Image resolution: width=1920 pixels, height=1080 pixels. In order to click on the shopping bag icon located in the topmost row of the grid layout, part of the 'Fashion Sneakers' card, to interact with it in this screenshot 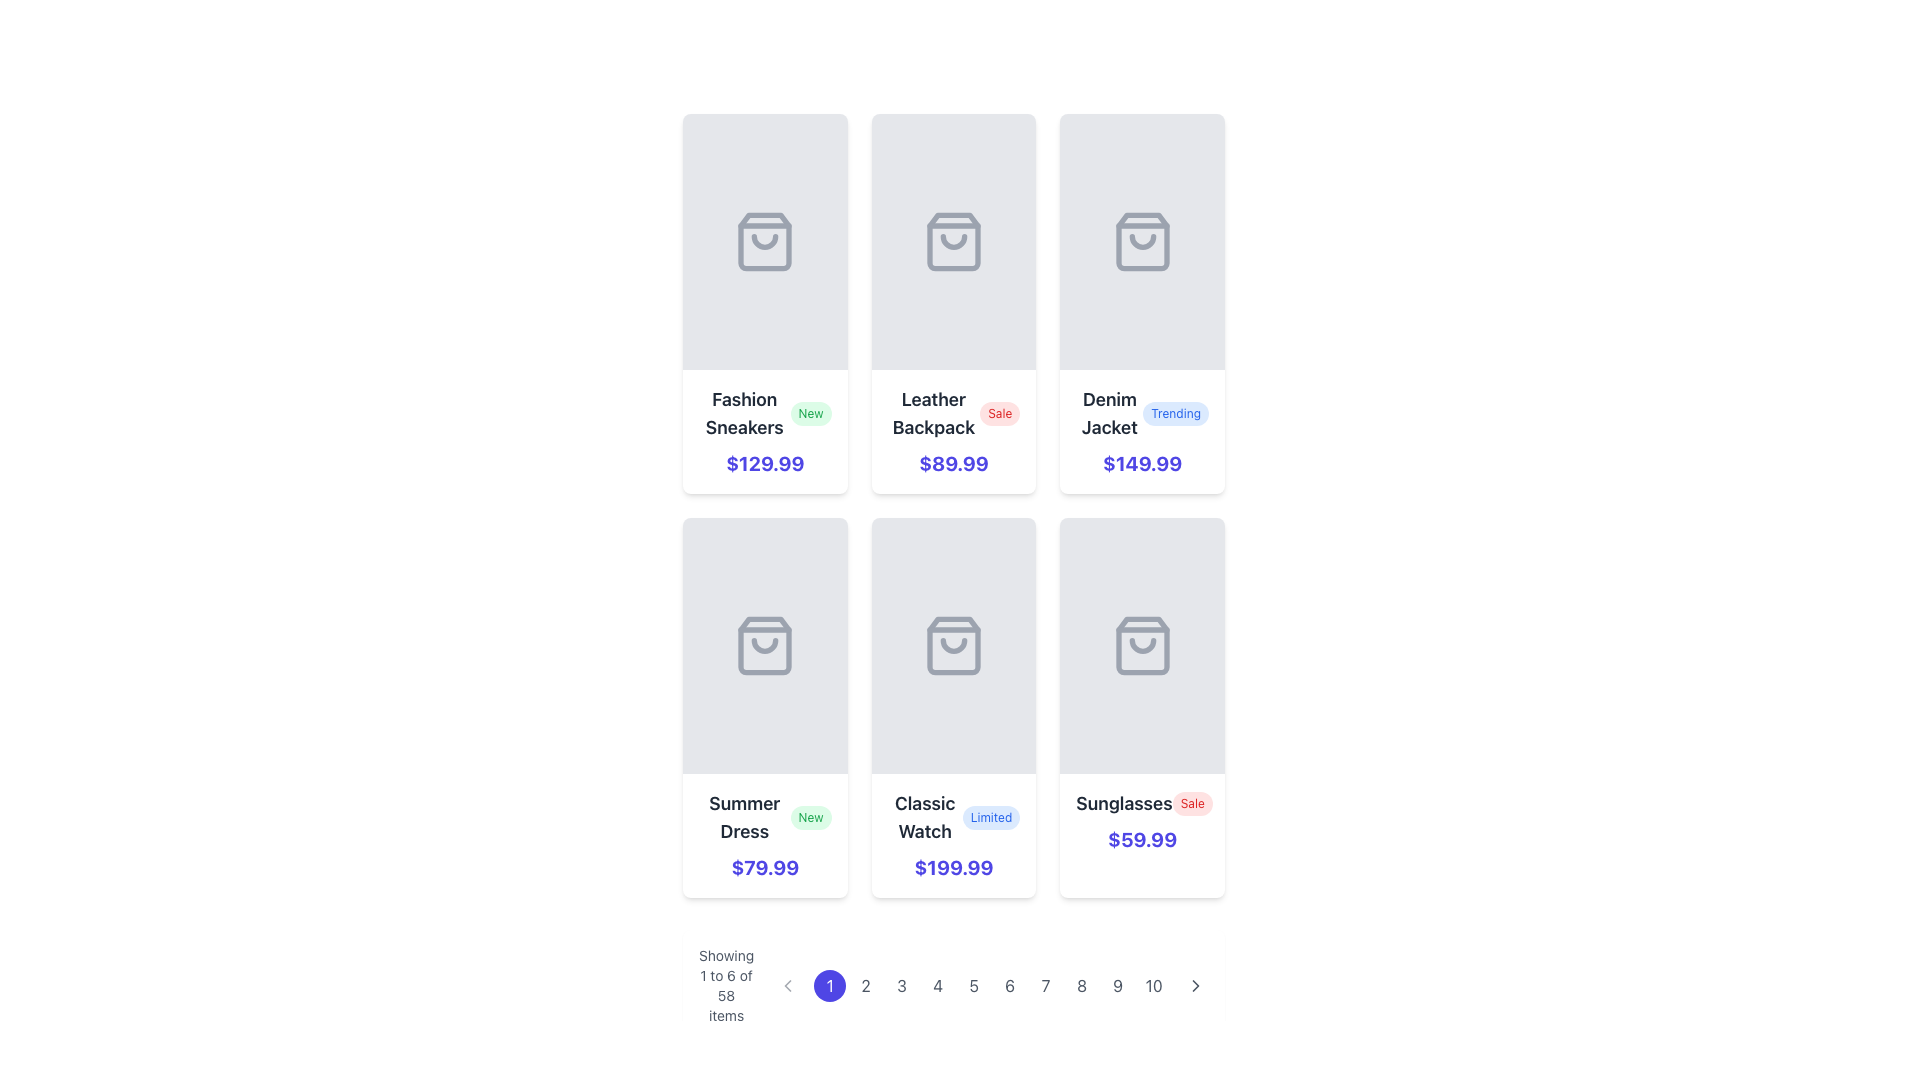, I will do `click(763, 241)`.